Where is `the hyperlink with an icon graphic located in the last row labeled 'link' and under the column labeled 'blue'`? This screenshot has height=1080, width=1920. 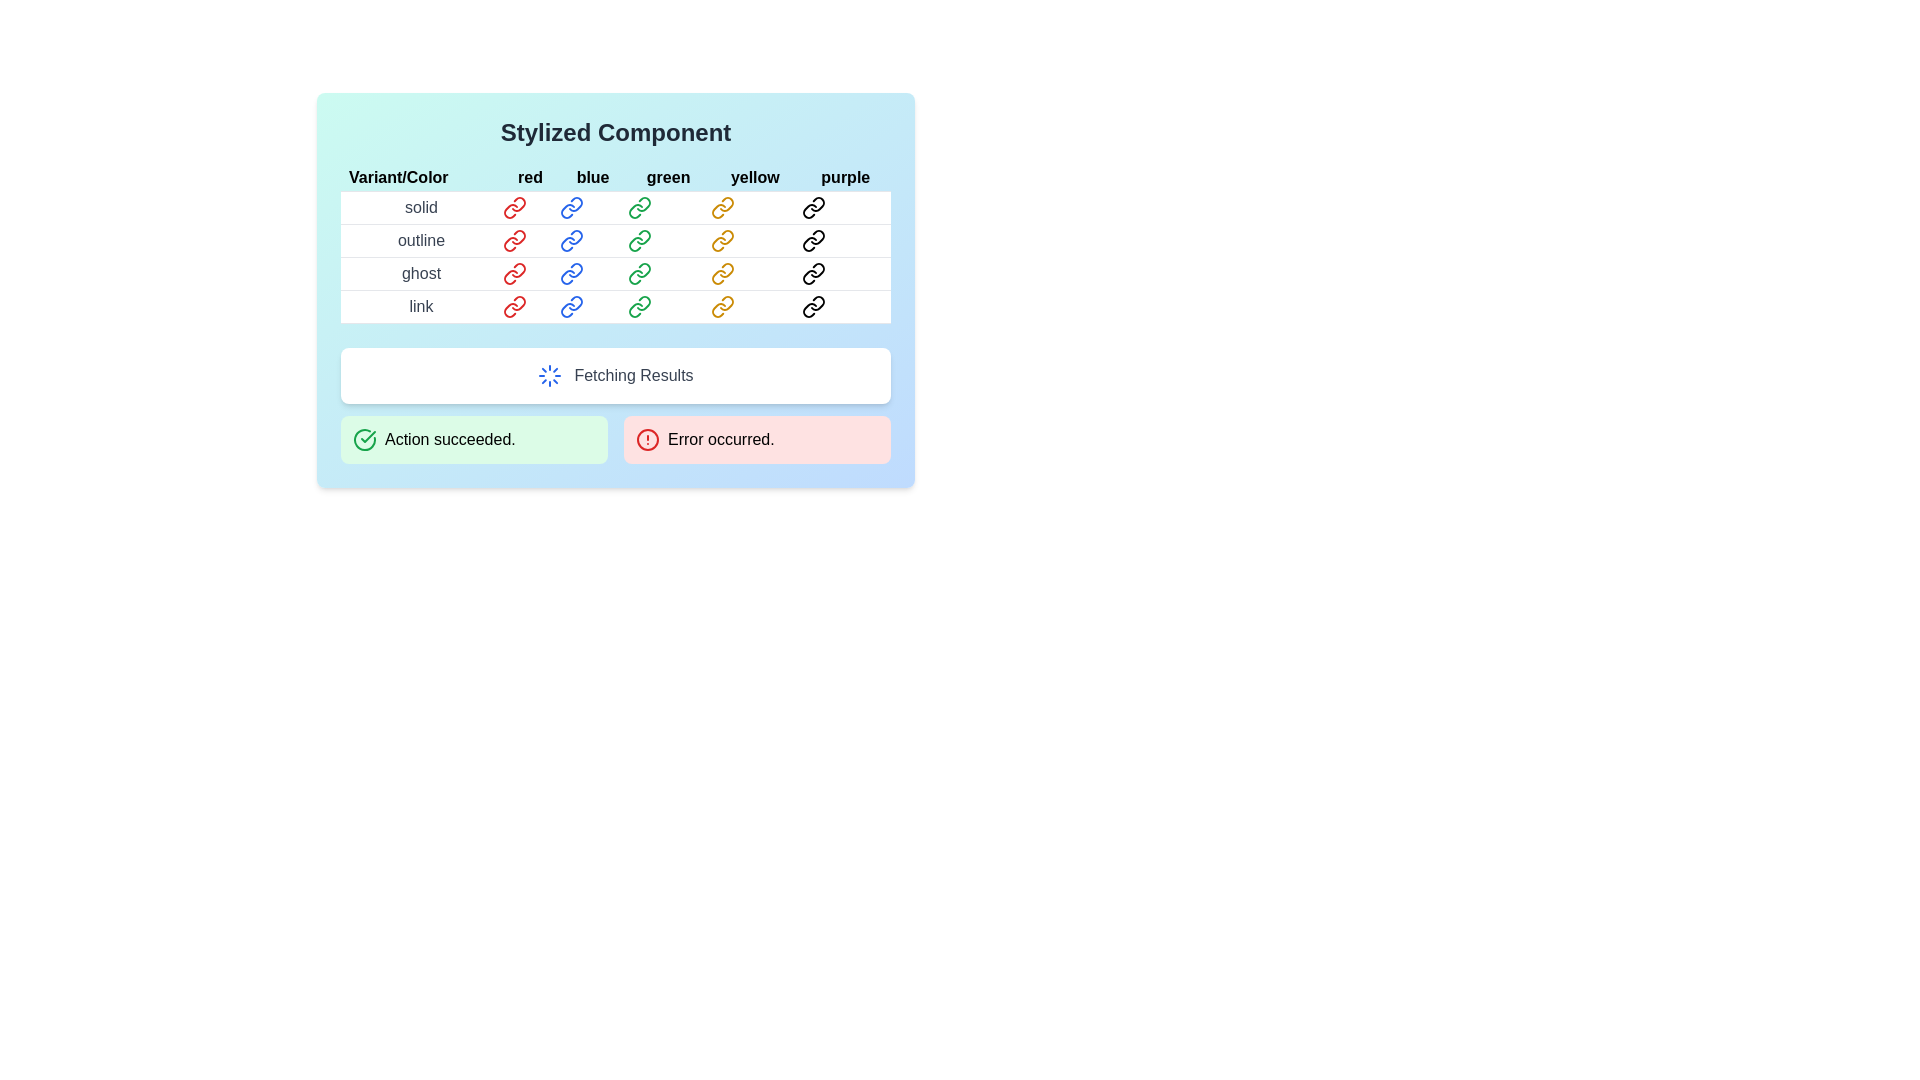
the hyperlink with an icon graphic located in the last row labeled 'link' and under the column labeled 'blue' is located at coordinates (570, 307).